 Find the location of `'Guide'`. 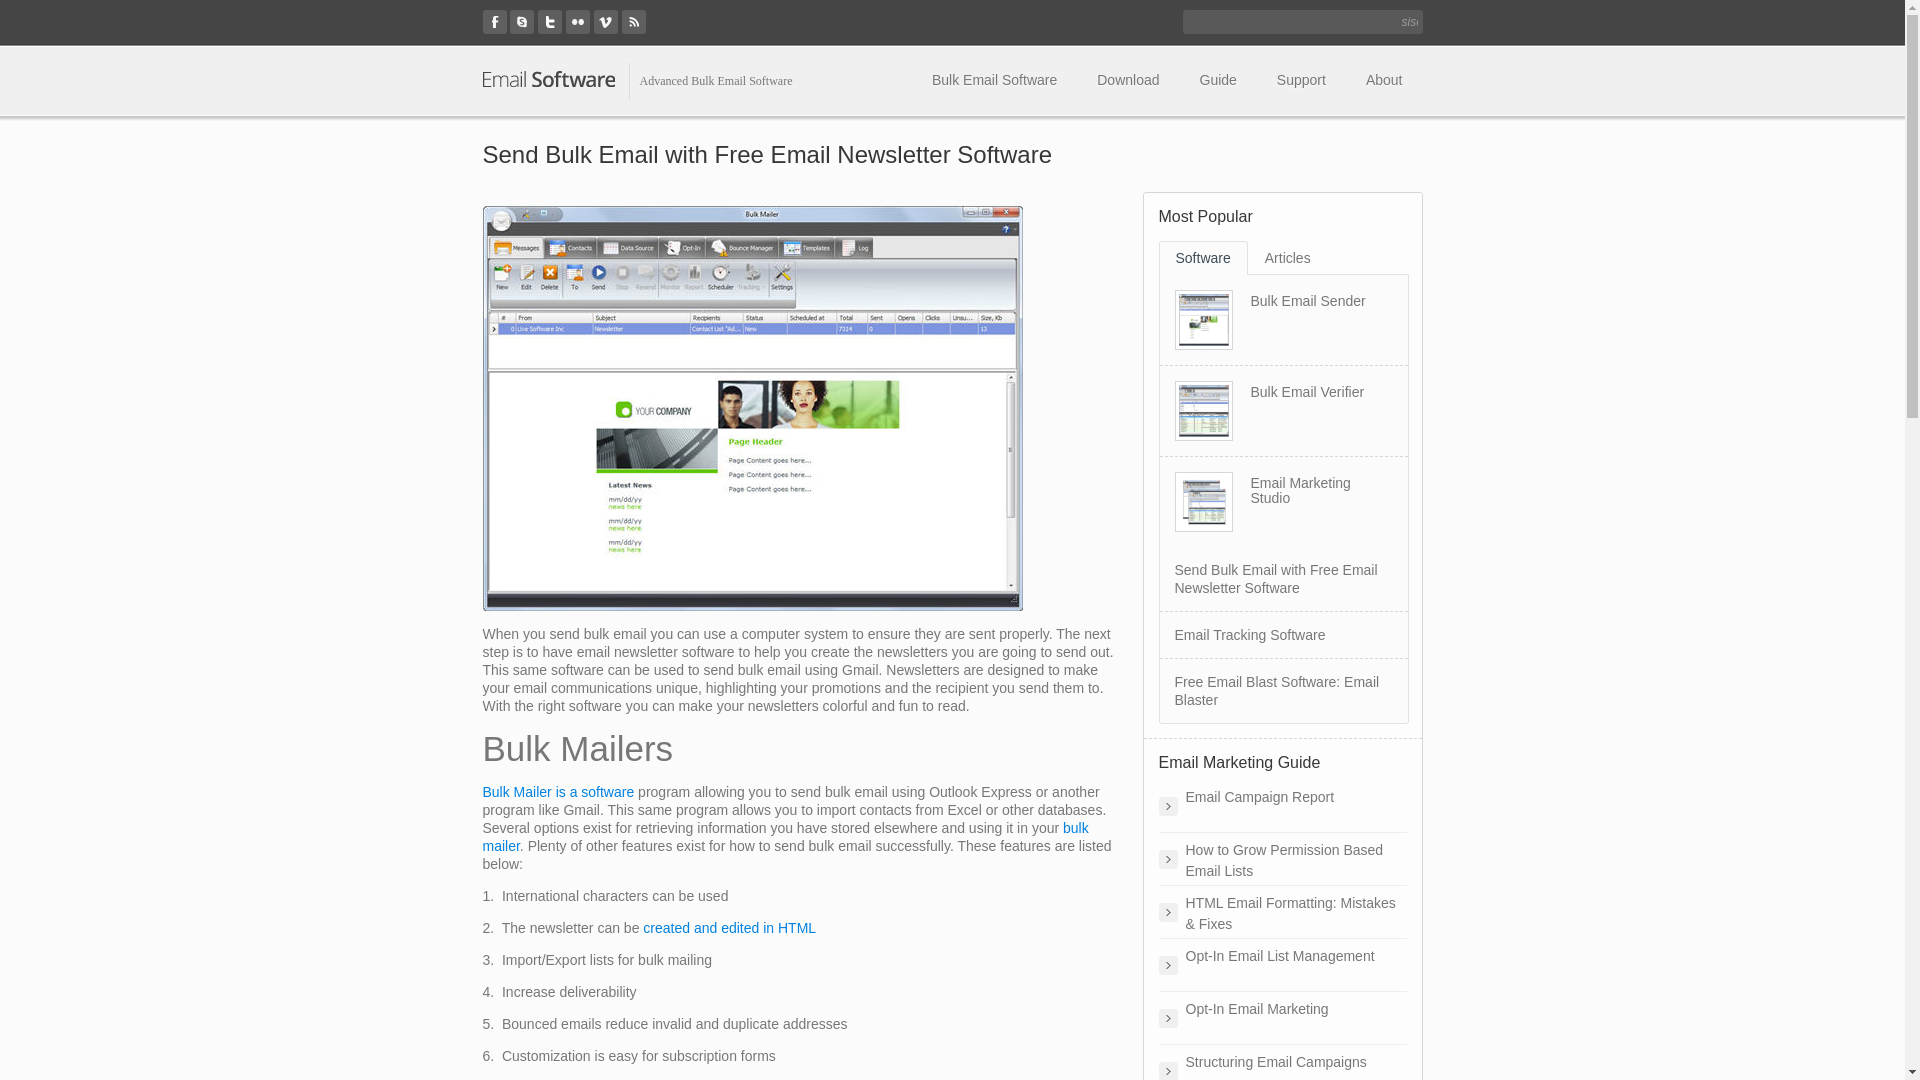

'Guide' is located at coordinates (1217, 79).